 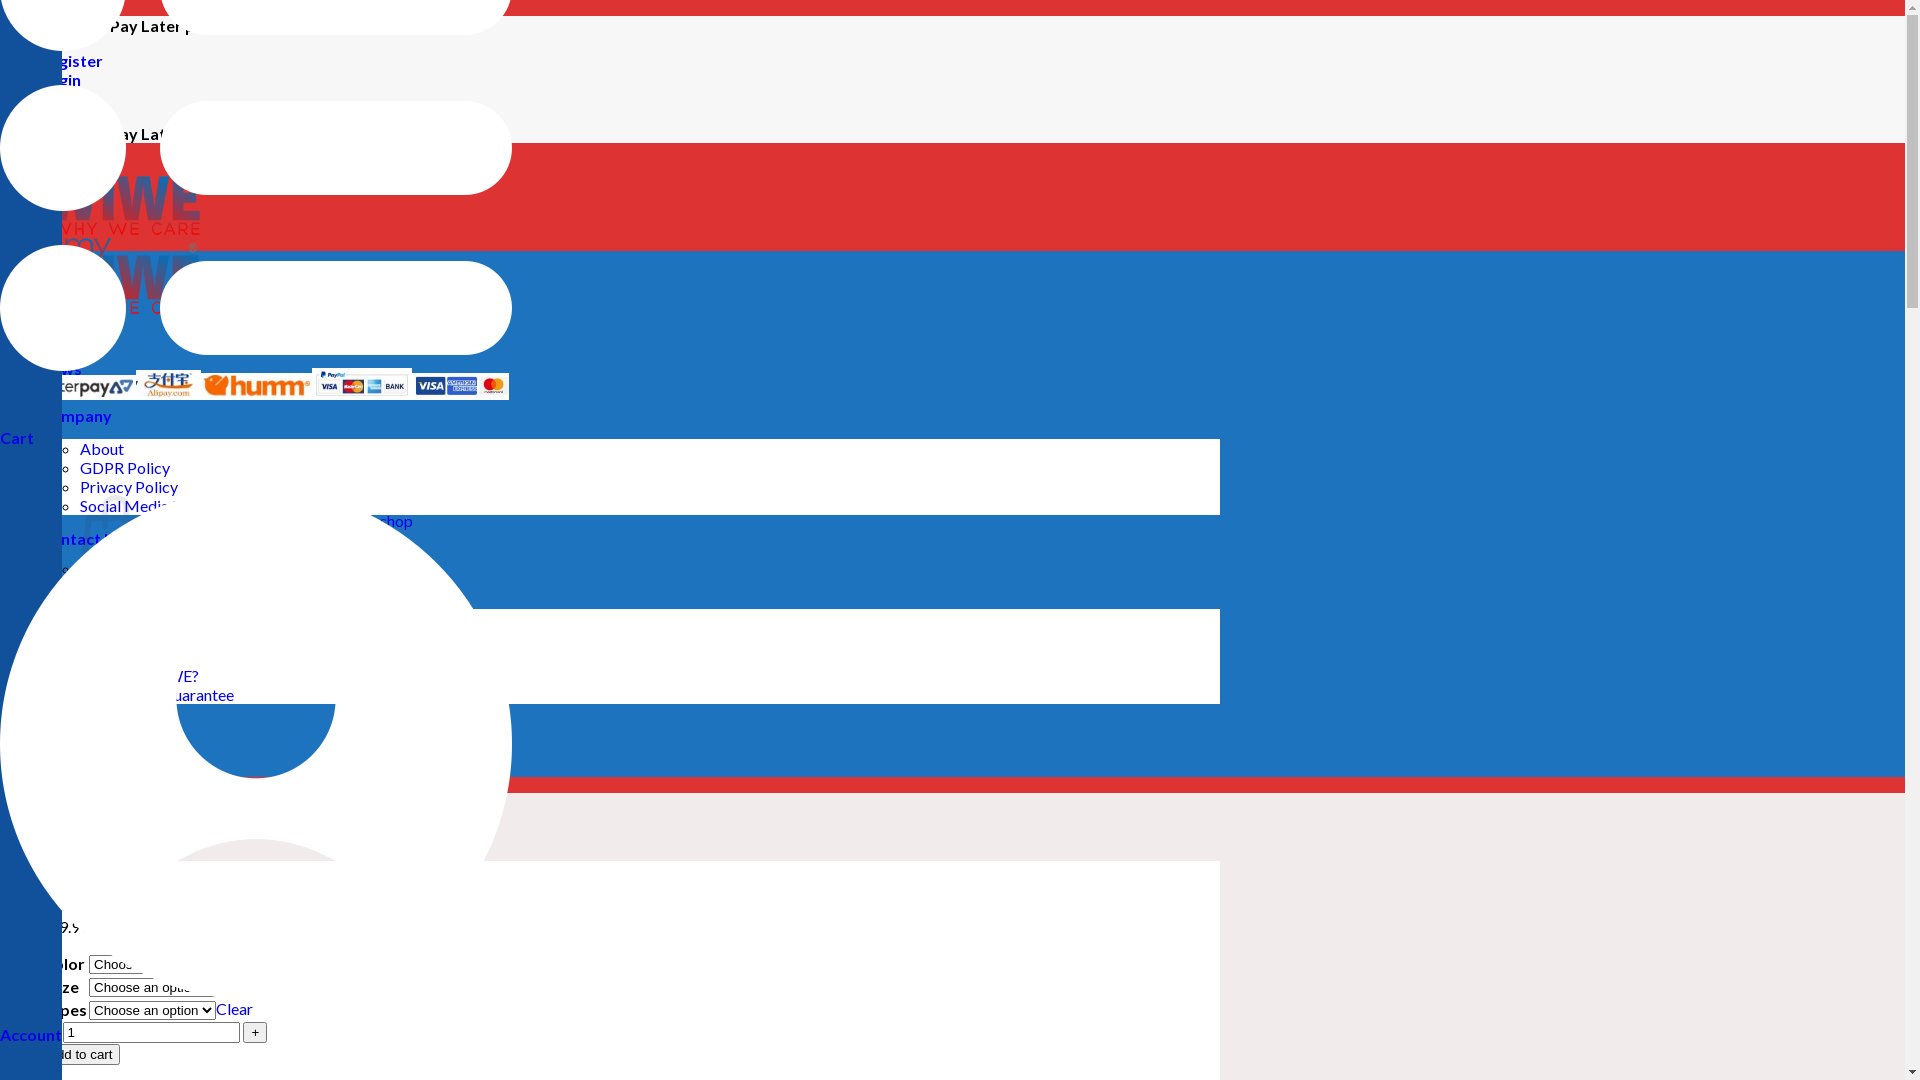 What do you see at coordinates (99, 266) in the screenshot?
I see `'WIWE Shop - why we care'` at bounding box center [99, 266].